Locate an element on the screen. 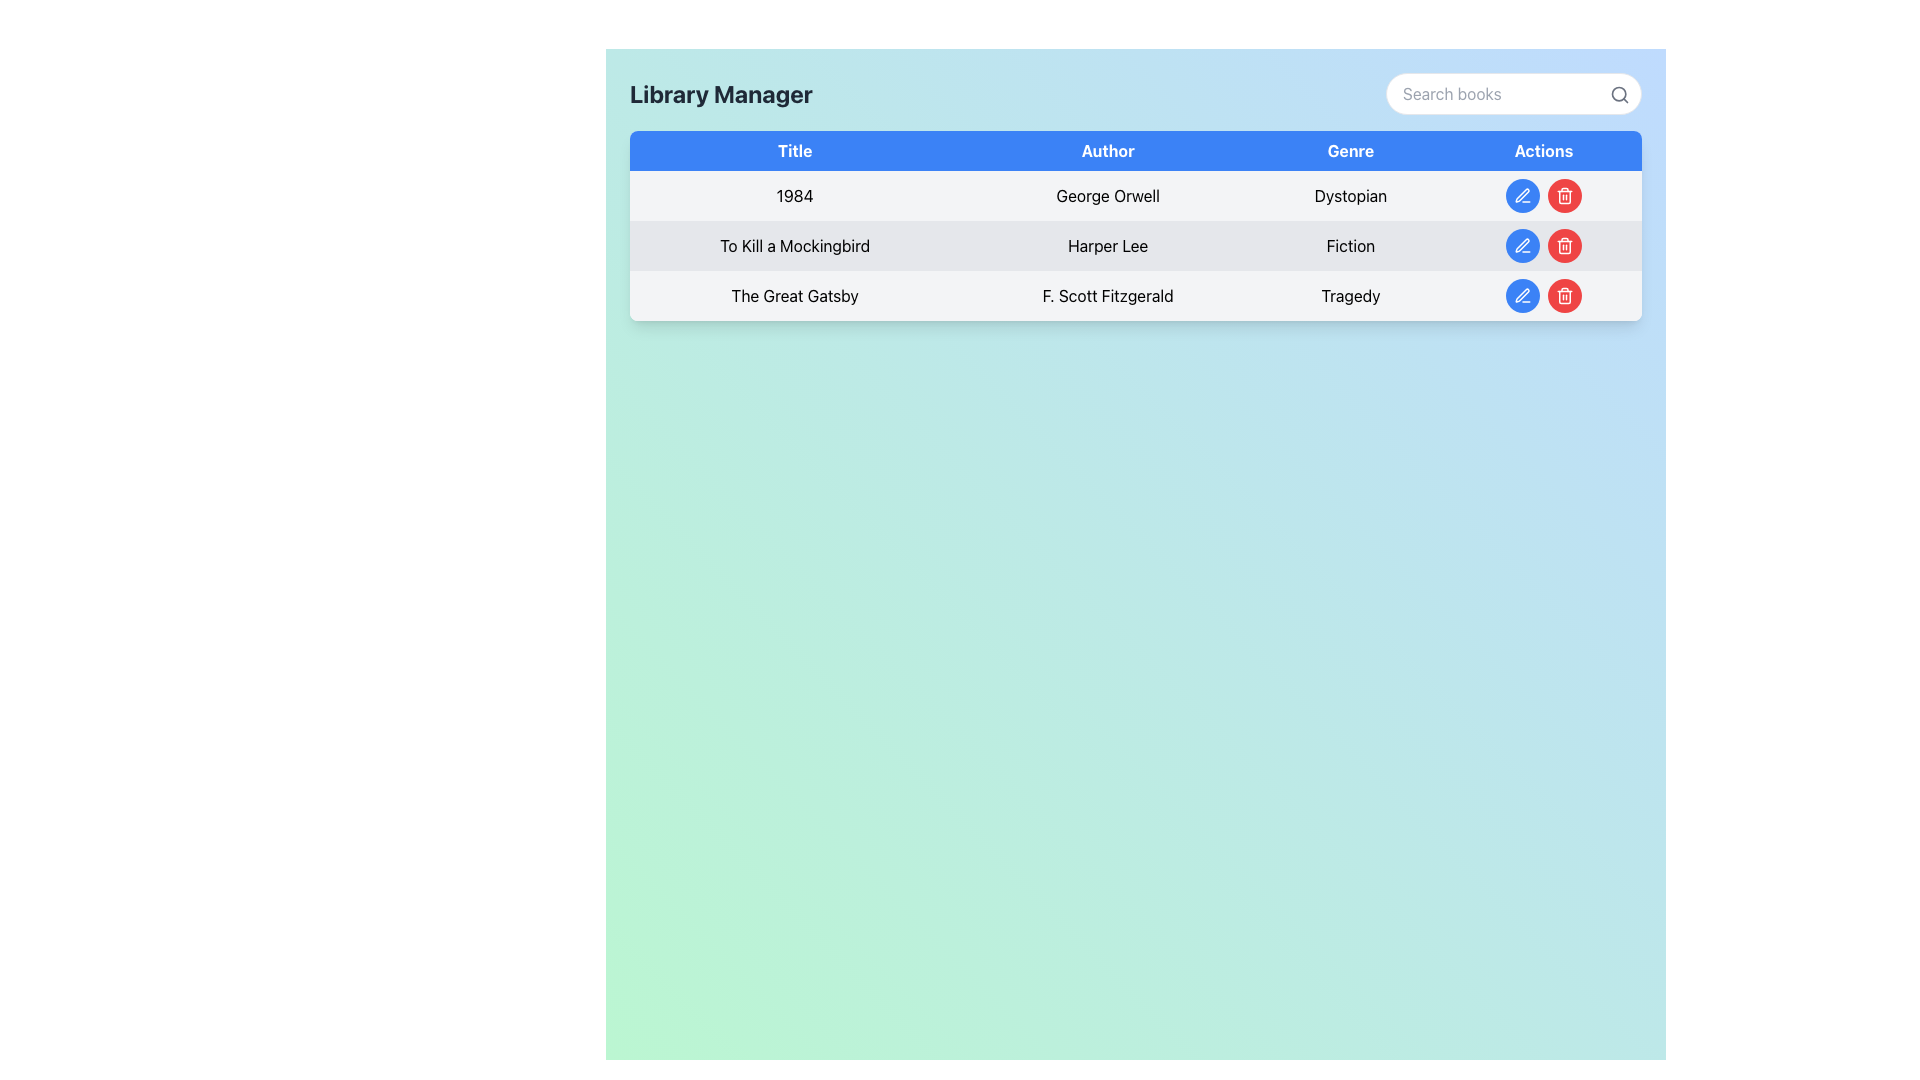 This screenshot has height=1080, width=1920. the text label displaying 'Dystopian' in bold font, located in the 'Genre' column of the table, positioned between the 'Author' column and 'Actions' column is located at coordinates (1350, 196).